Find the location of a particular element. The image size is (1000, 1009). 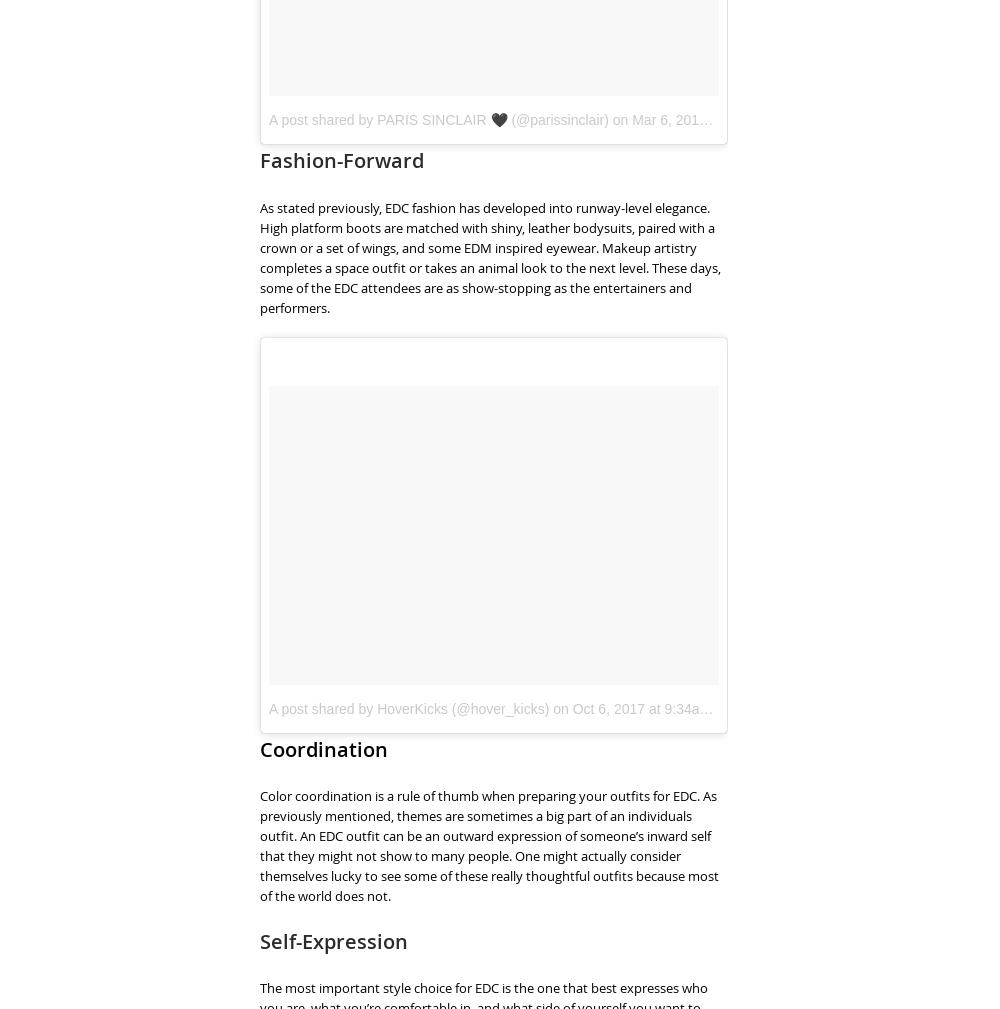

'Fashion-Forward' is located at coordinates (260, 159).